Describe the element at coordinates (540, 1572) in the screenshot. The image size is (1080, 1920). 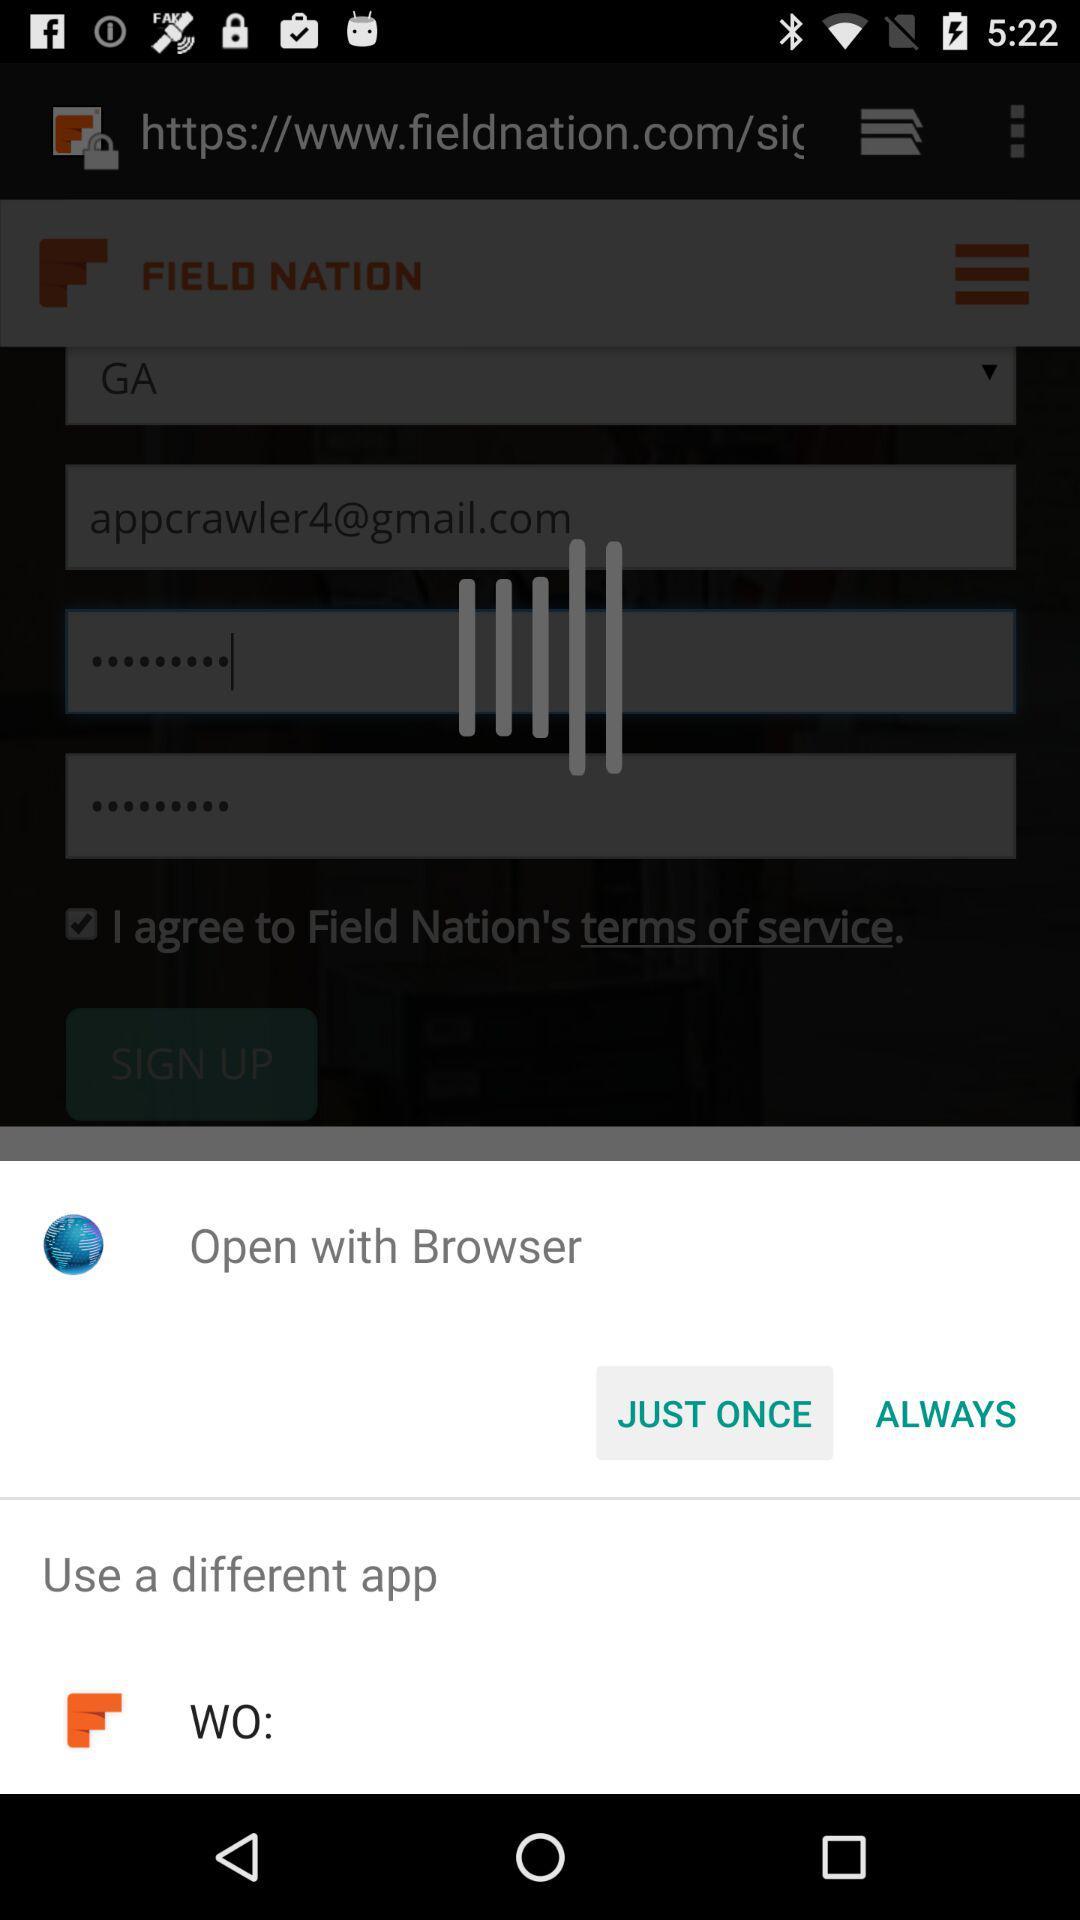
I see `use a different icon` at that location.